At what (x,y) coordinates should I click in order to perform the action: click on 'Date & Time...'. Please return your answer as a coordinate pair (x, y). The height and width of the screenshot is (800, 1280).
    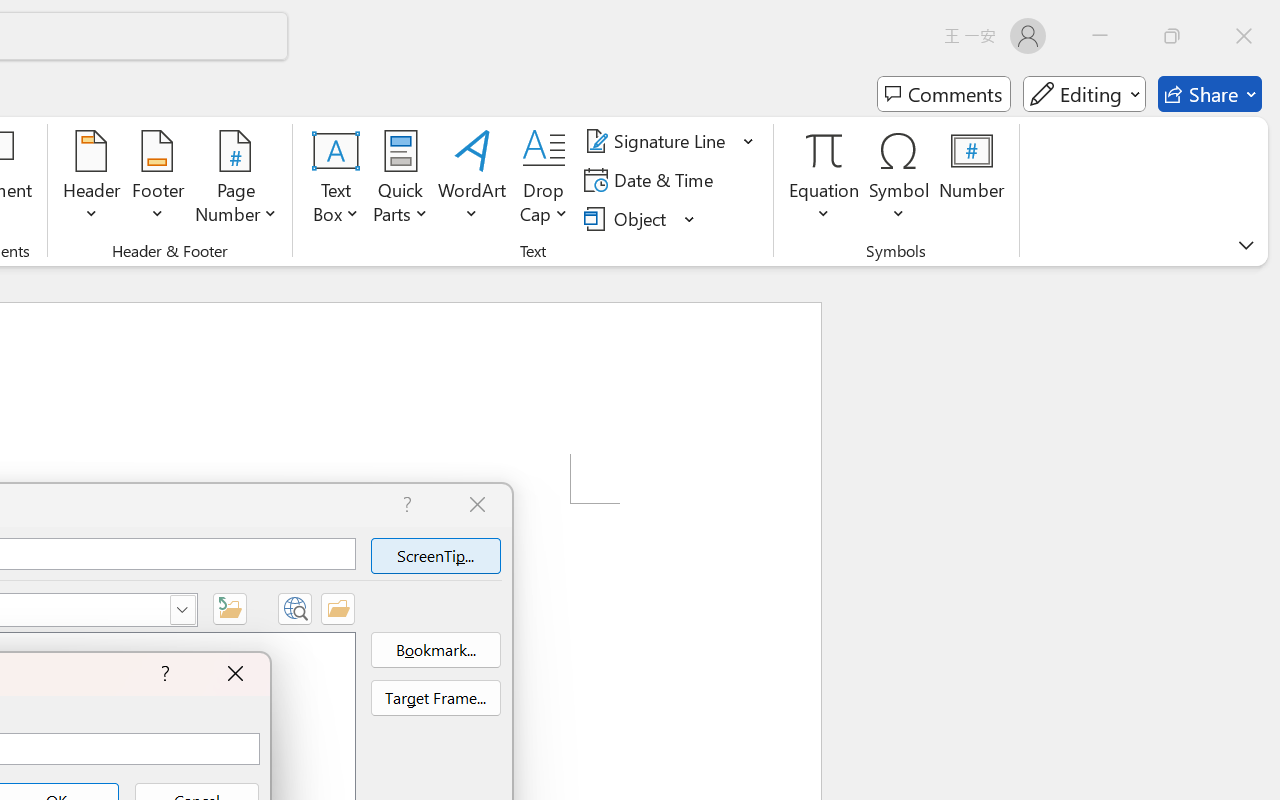
    Looking at the image, I should click on (652, 179).